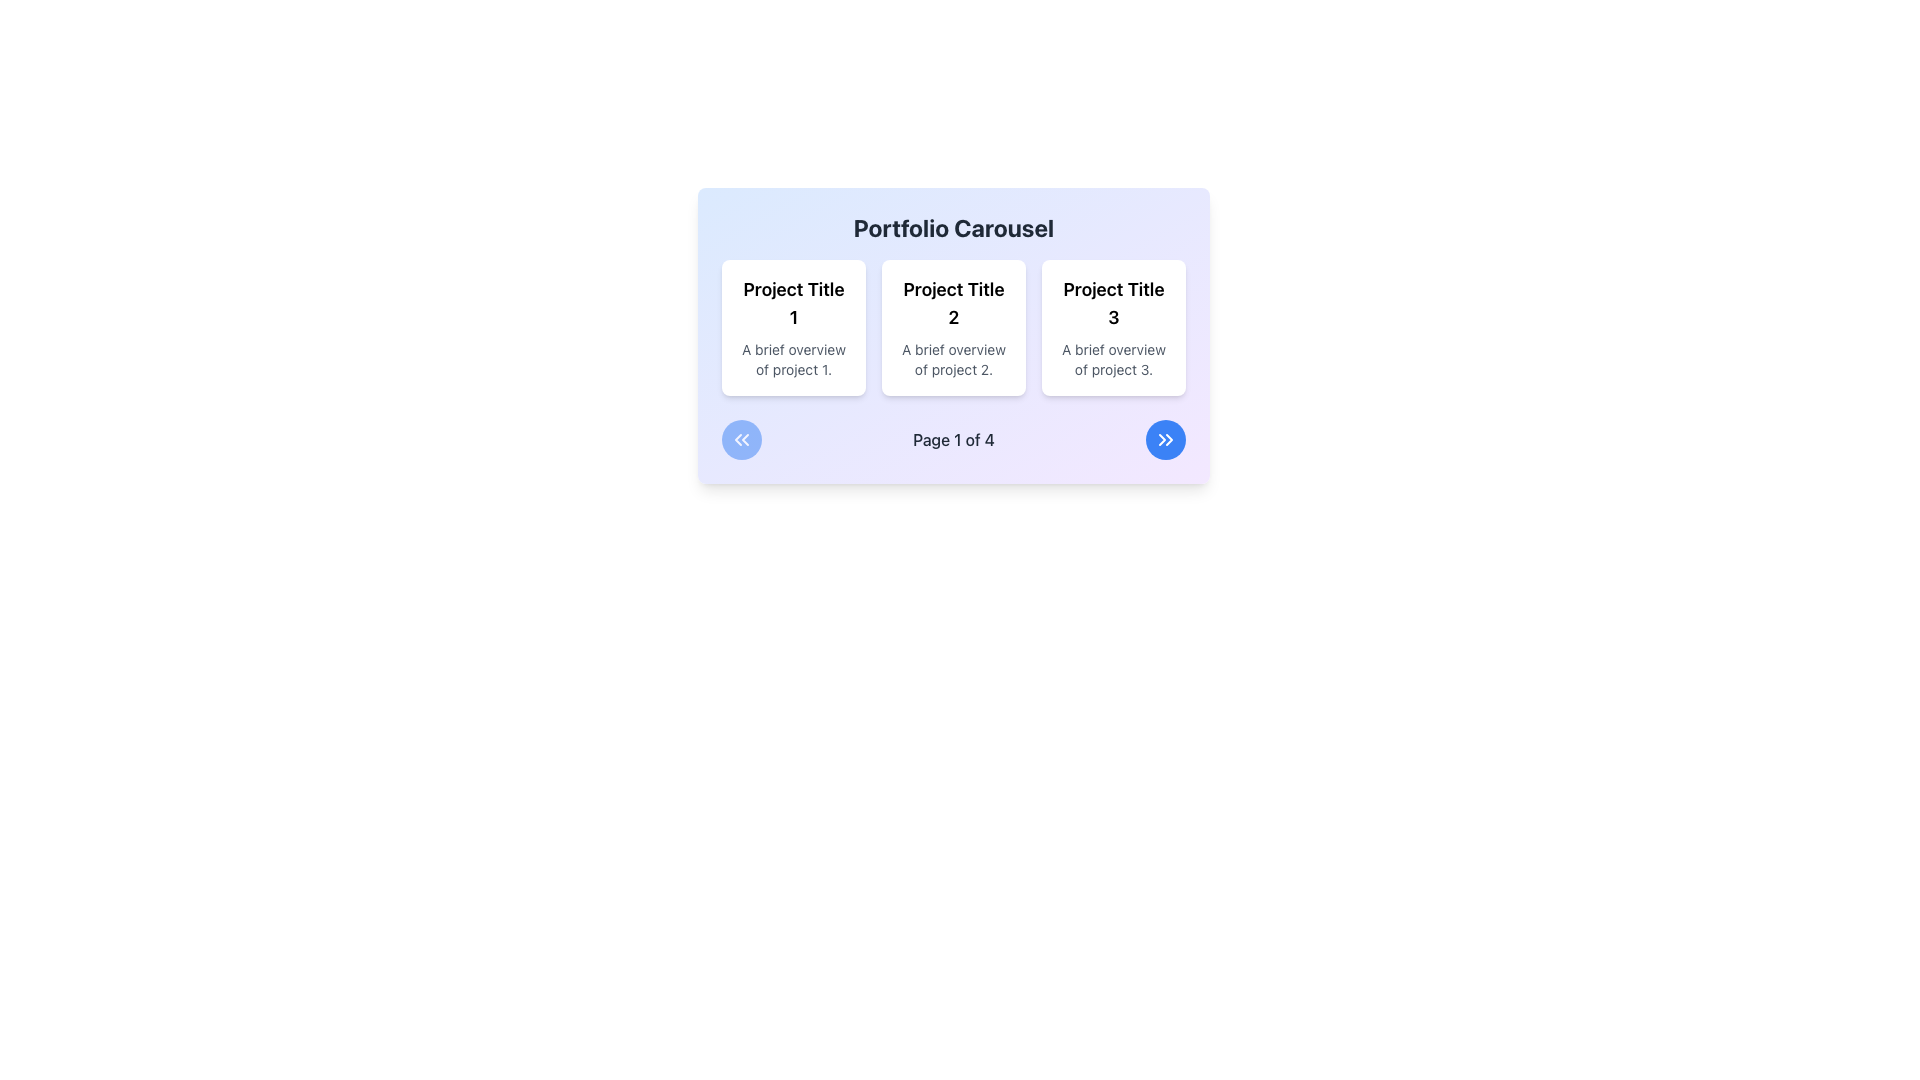  I want to click on the Informational card titled 'Project Title 2' which contains a brief overview text and is the second card in the 'Portfolio Carousel' layout, so click(953, 326).